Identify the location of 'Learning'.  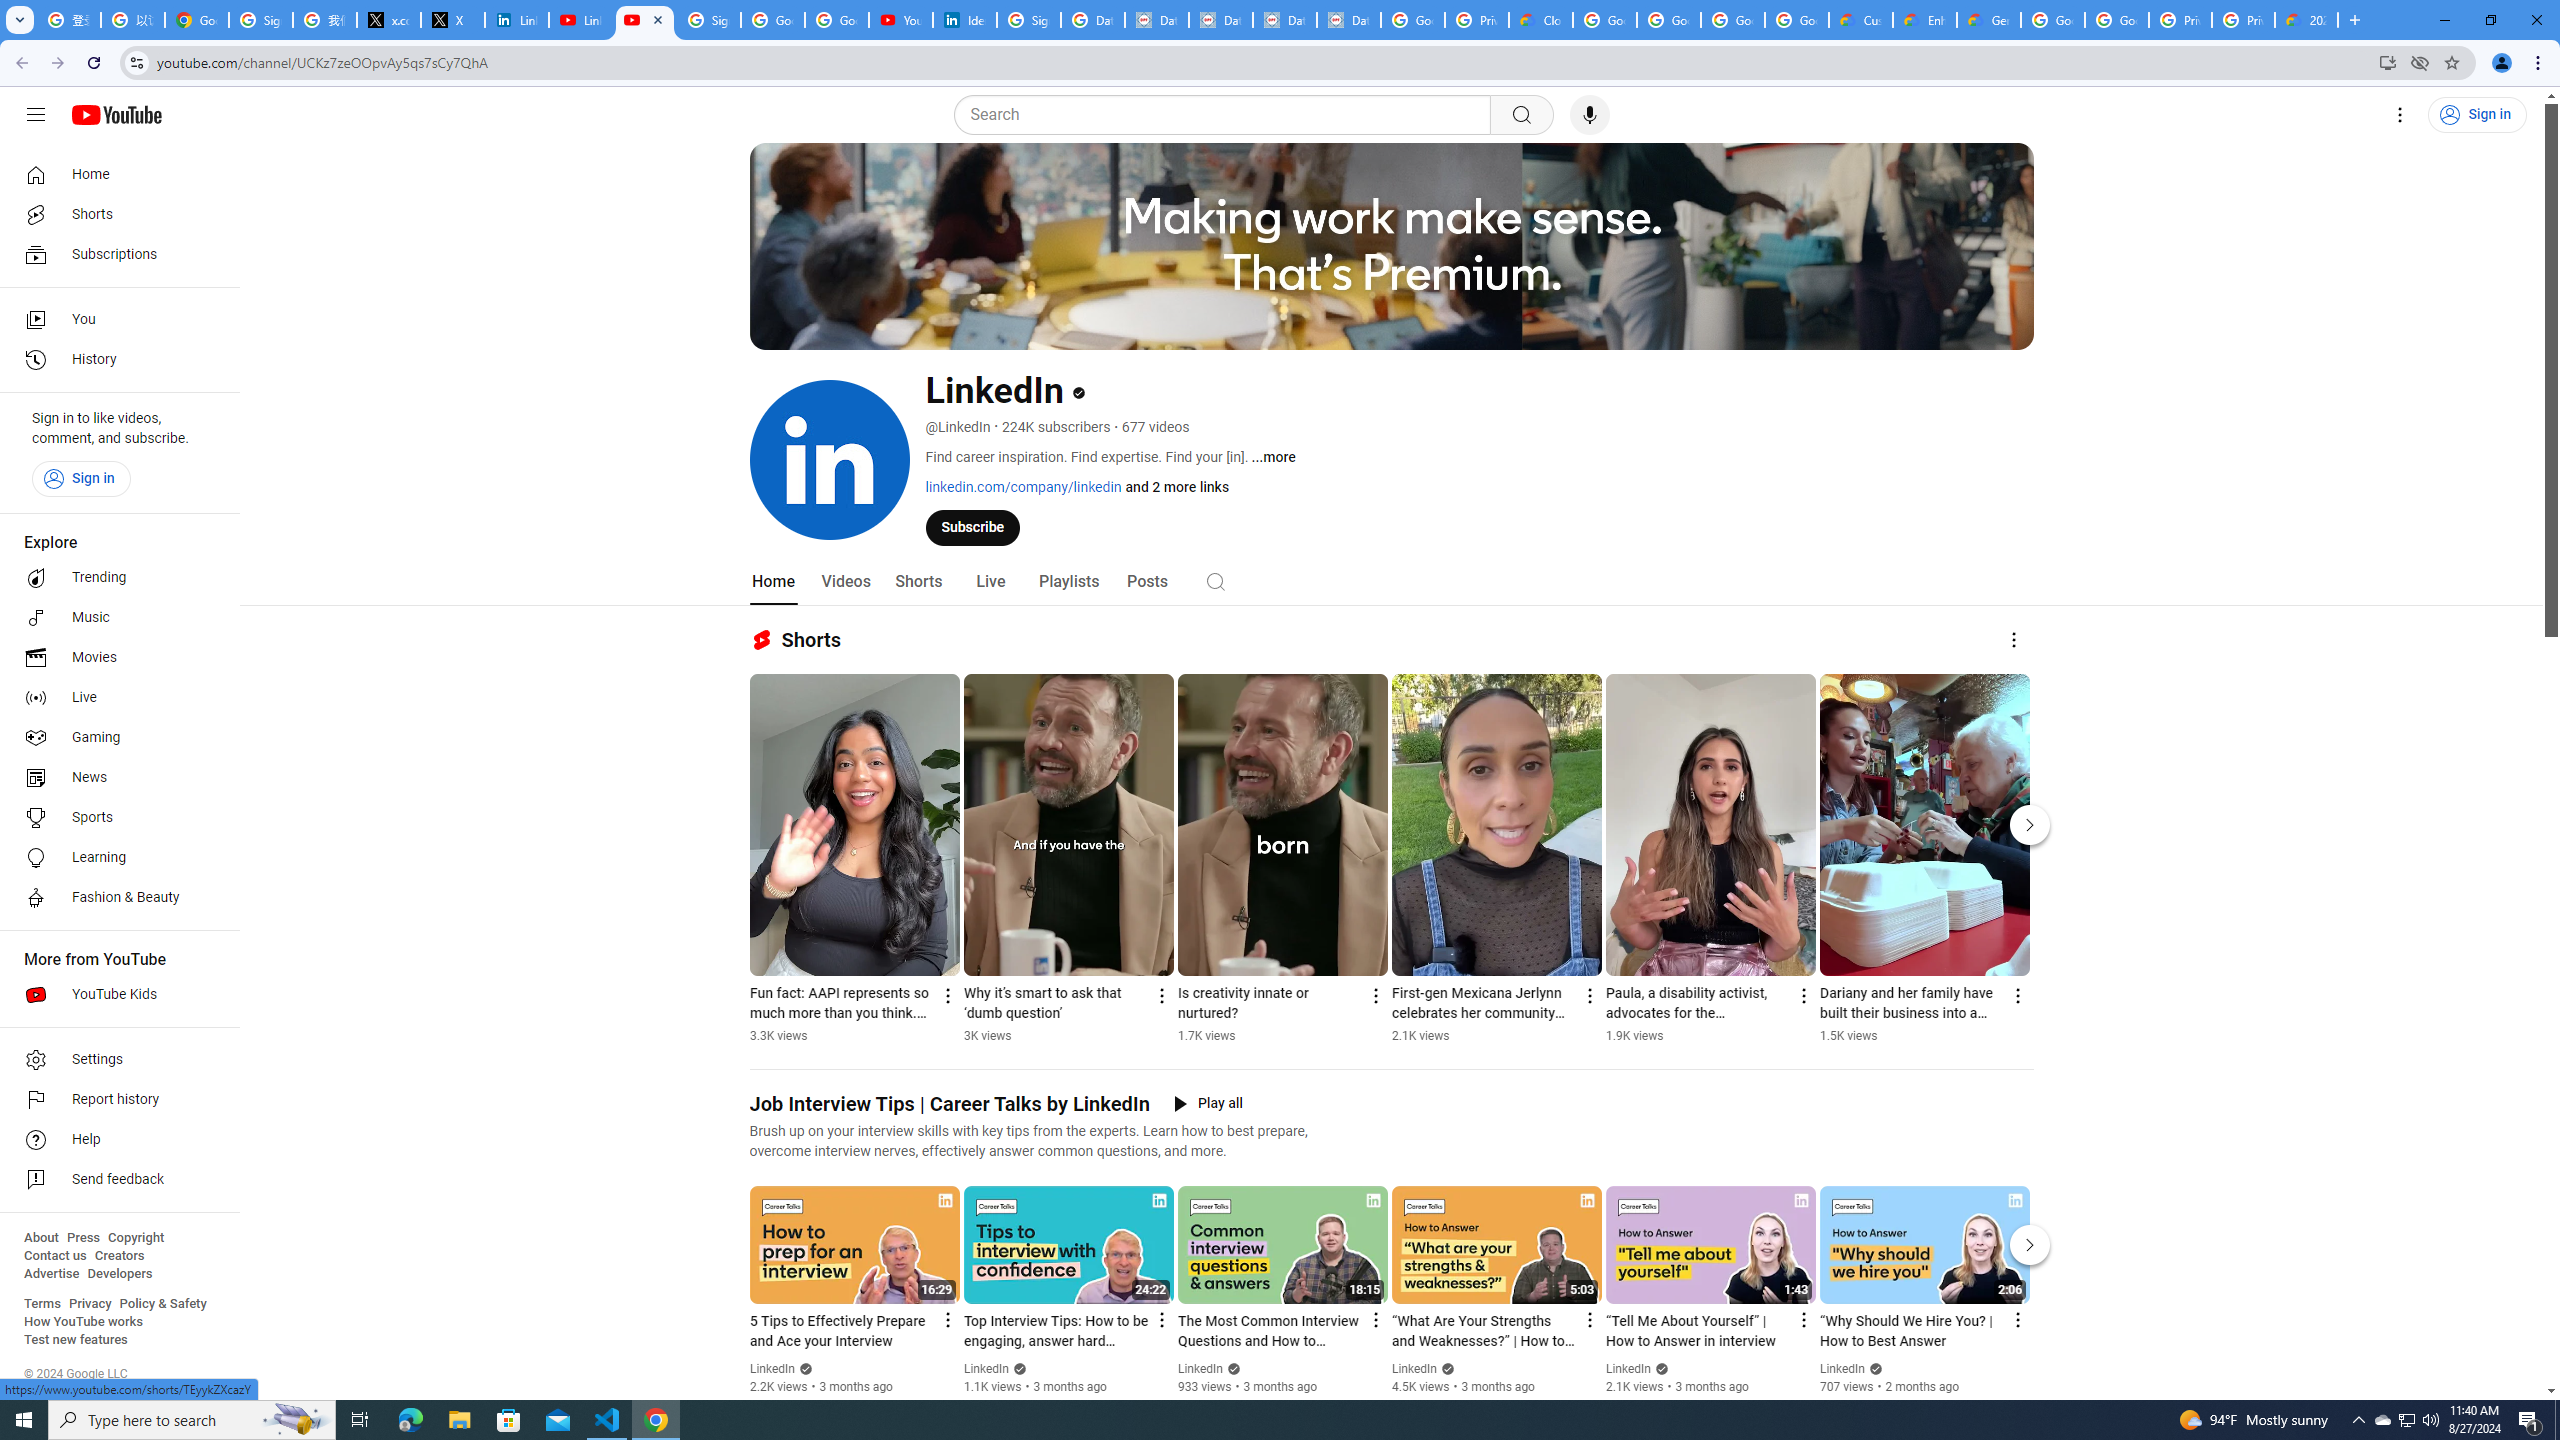
(113, 857).